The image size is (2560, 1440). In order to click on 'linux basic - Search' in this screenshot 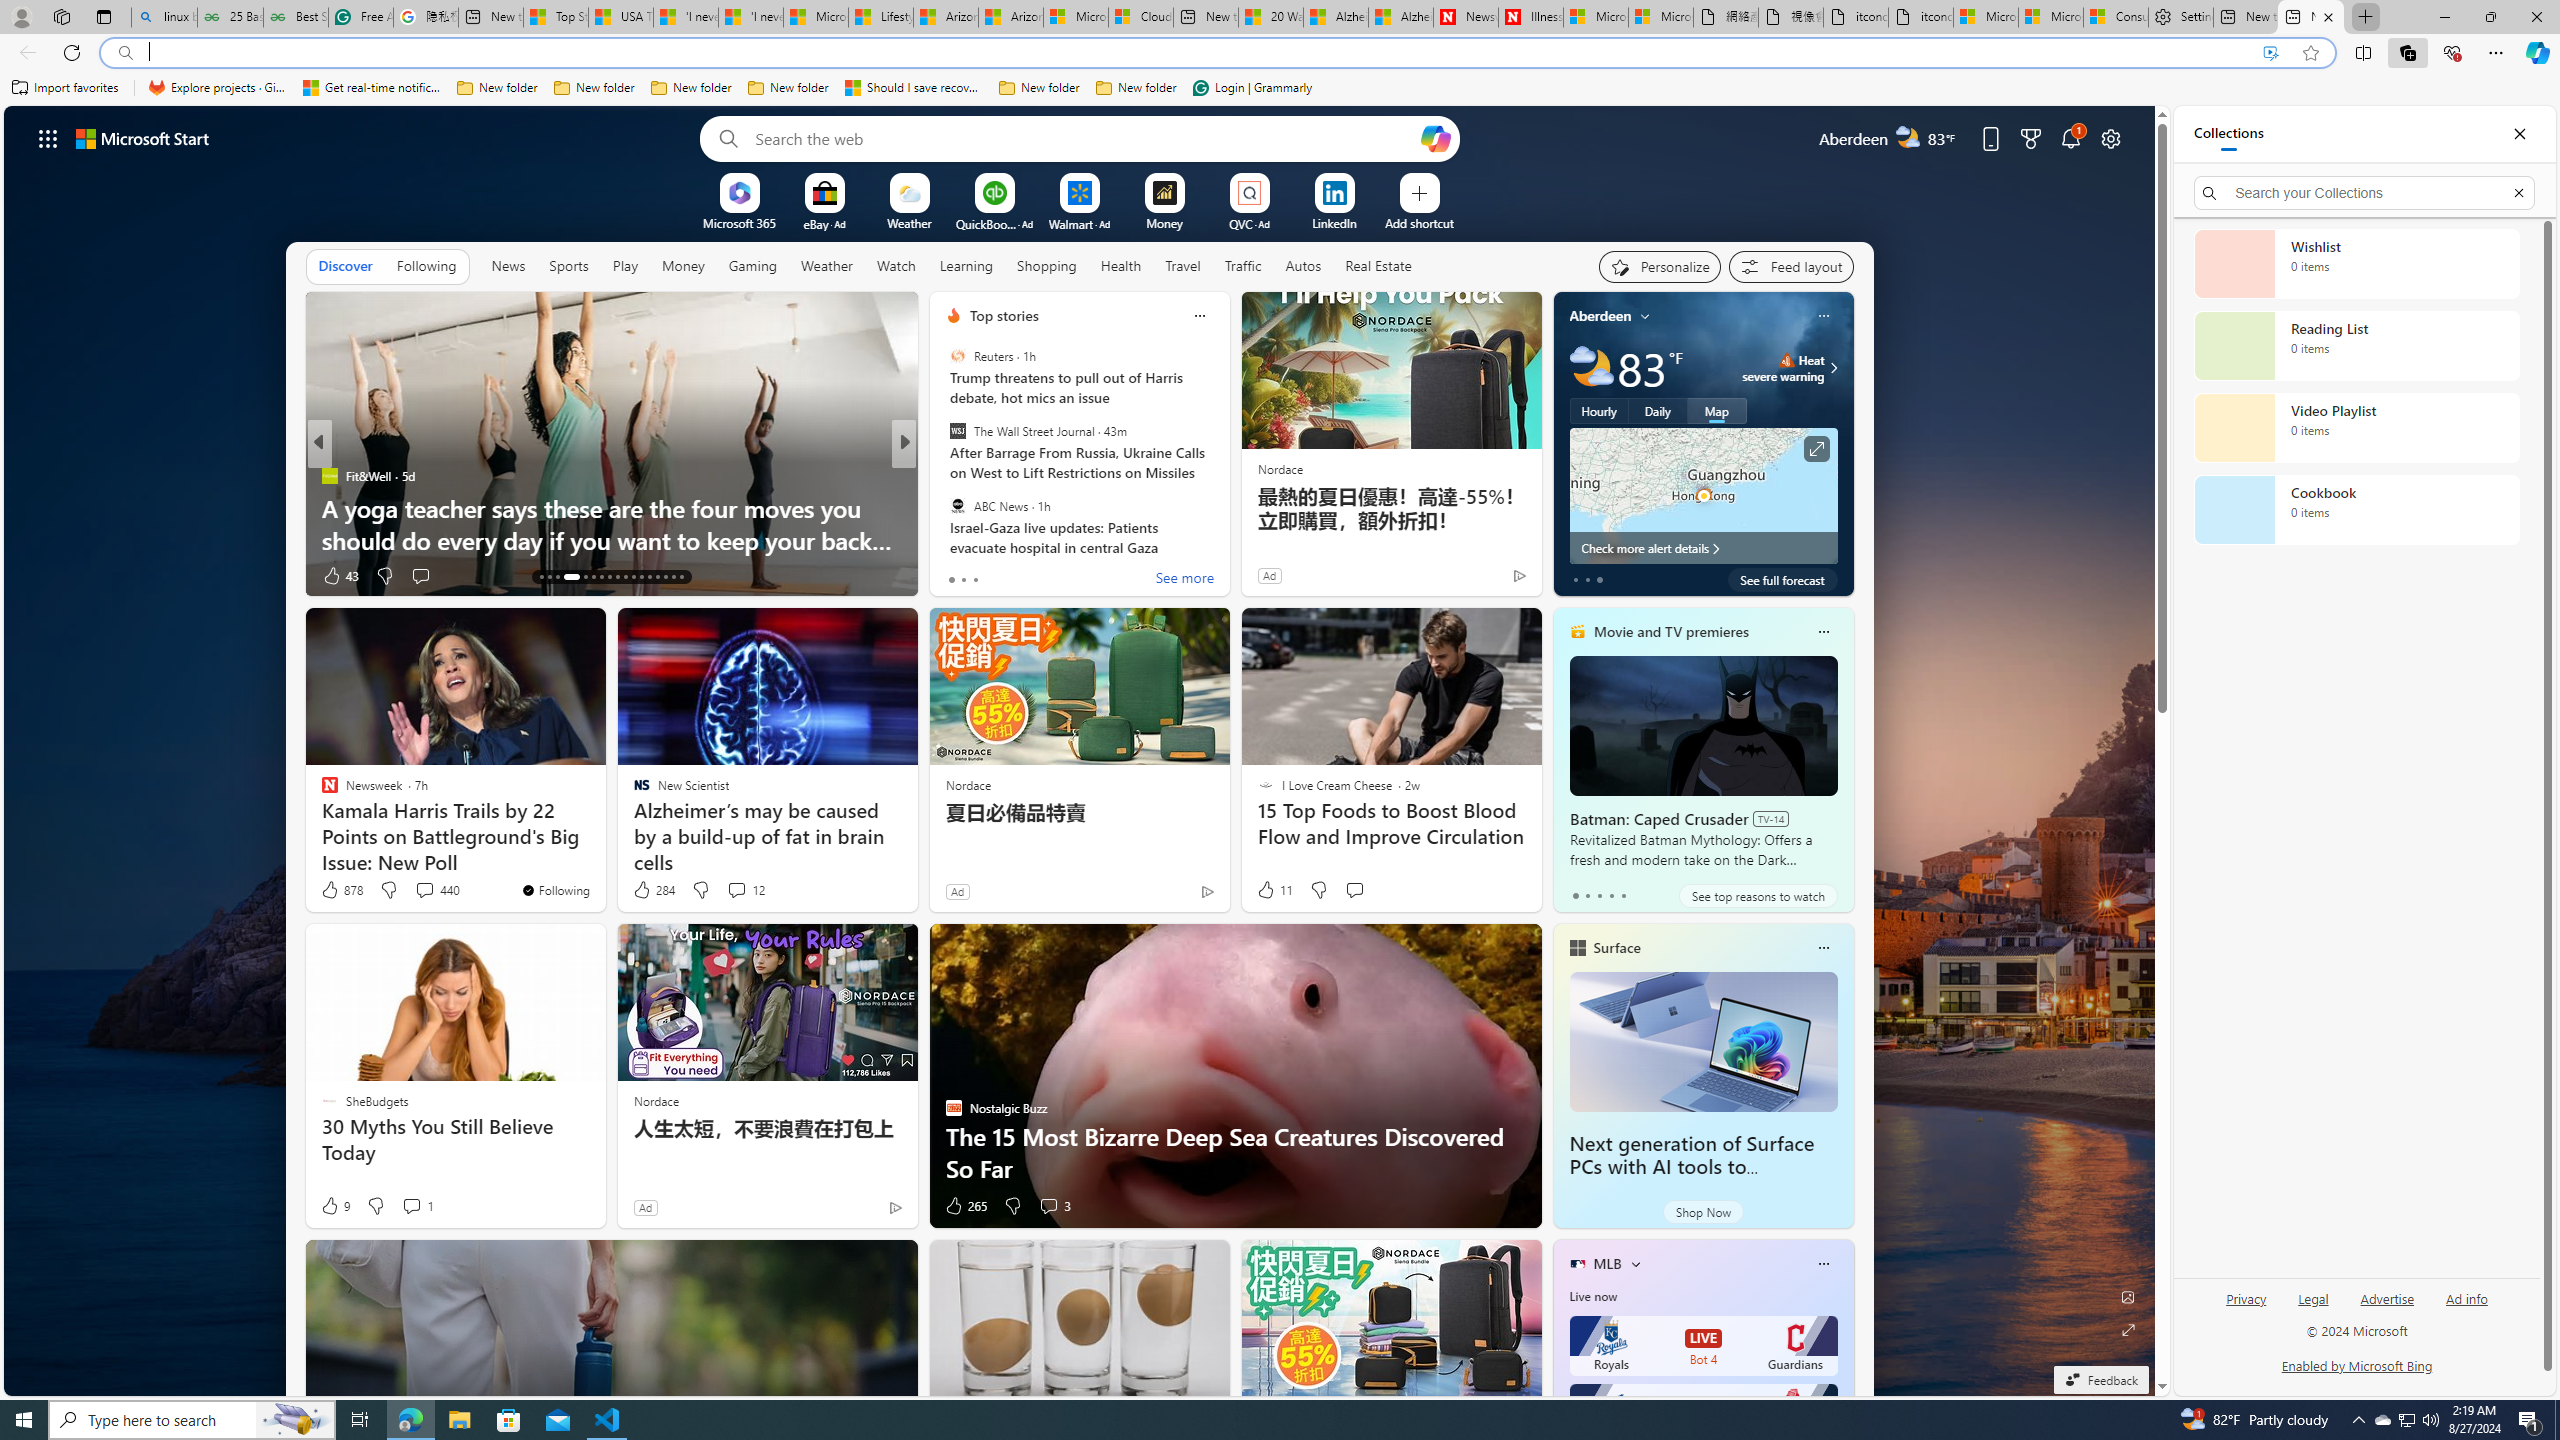, I will do `click(163, 16)`.